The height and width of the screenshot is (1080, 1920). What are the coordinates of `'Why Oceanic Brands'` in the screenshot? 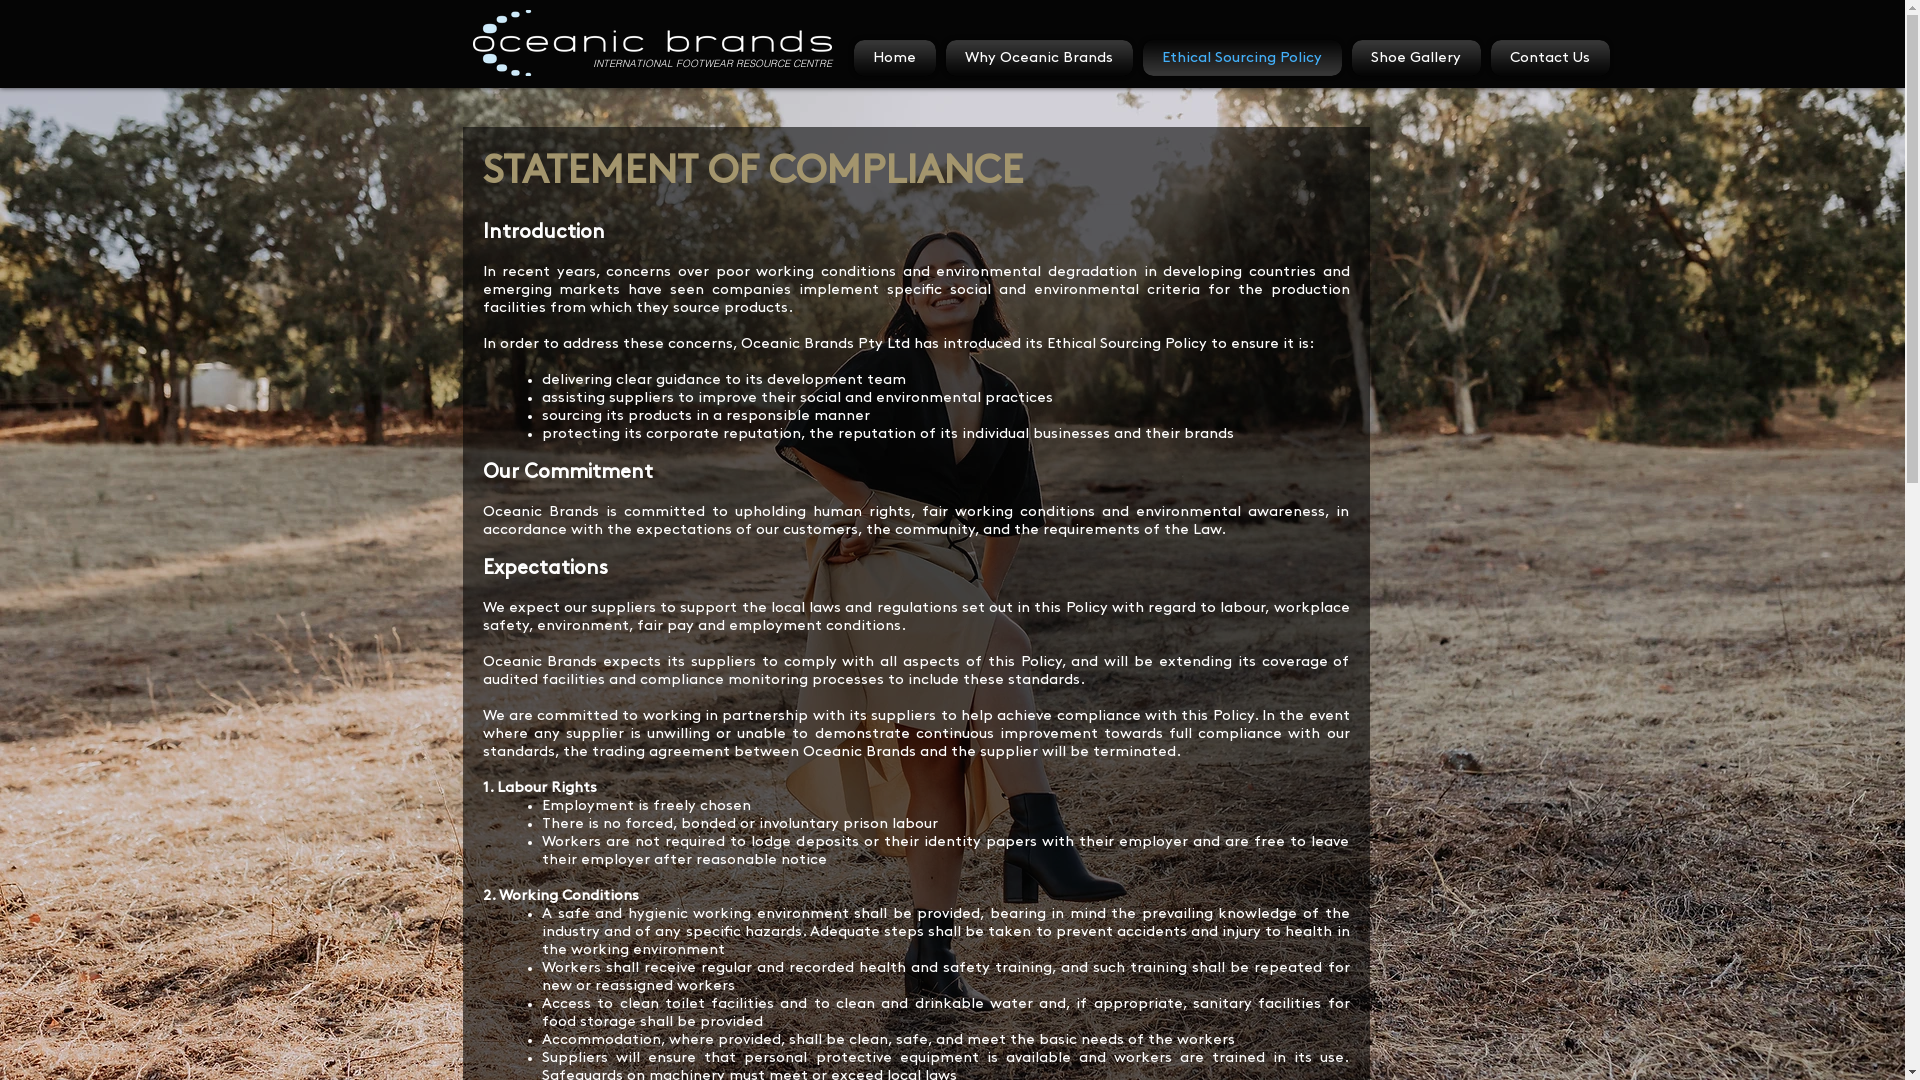 It's located at (1038, 56).